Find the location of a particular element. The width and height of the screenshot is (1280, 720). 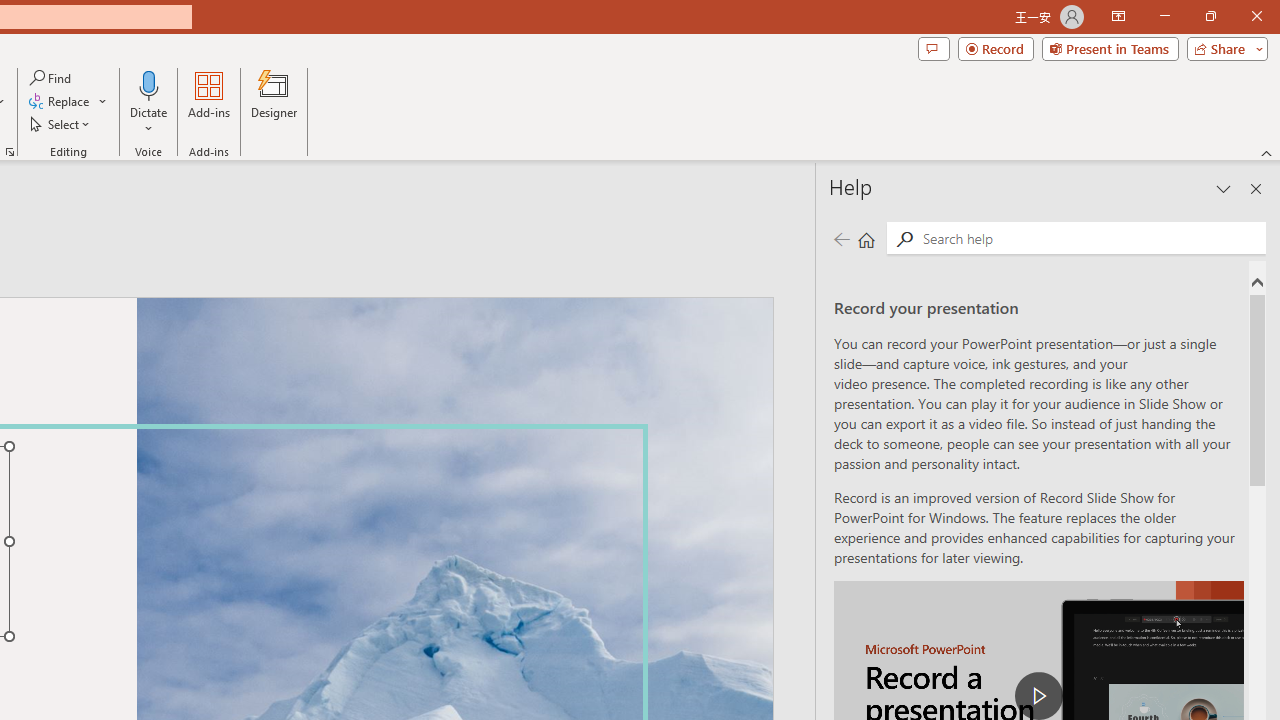

'More Options' is located at coordinates (148, 121).